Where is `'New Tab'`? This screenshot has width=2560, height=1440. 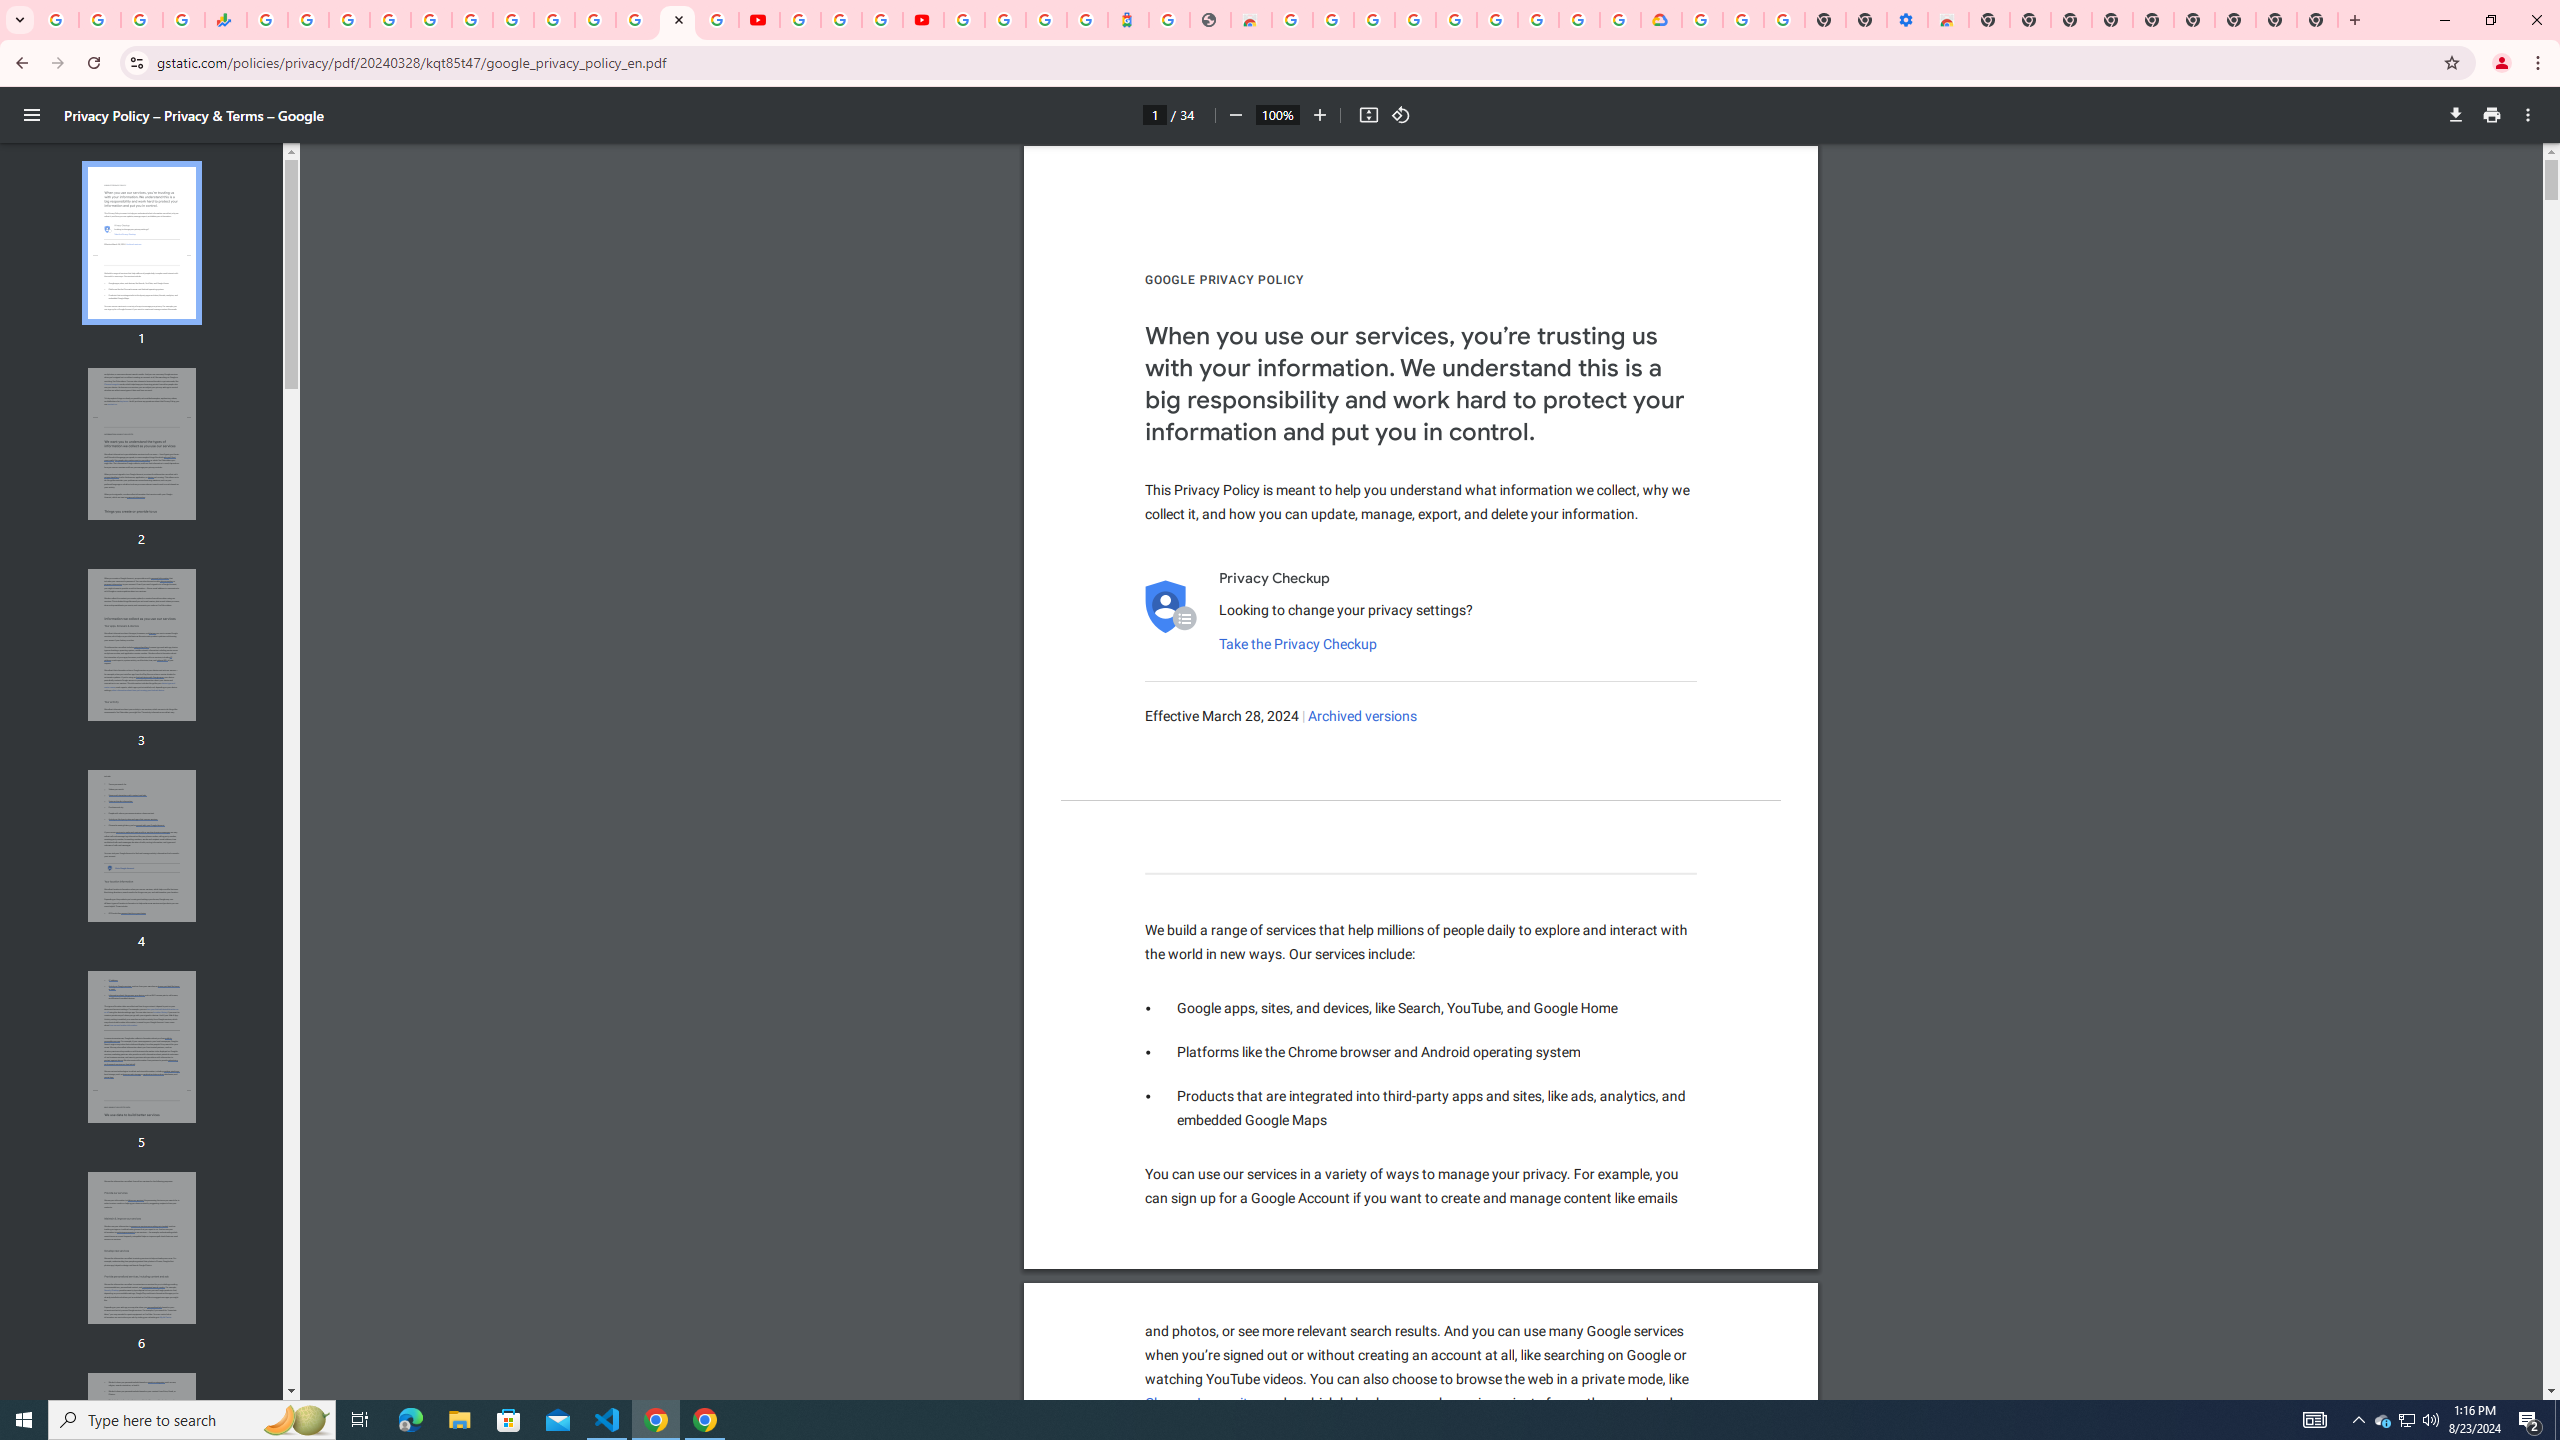
'New Tab' is located at coordinates (1989, 19).